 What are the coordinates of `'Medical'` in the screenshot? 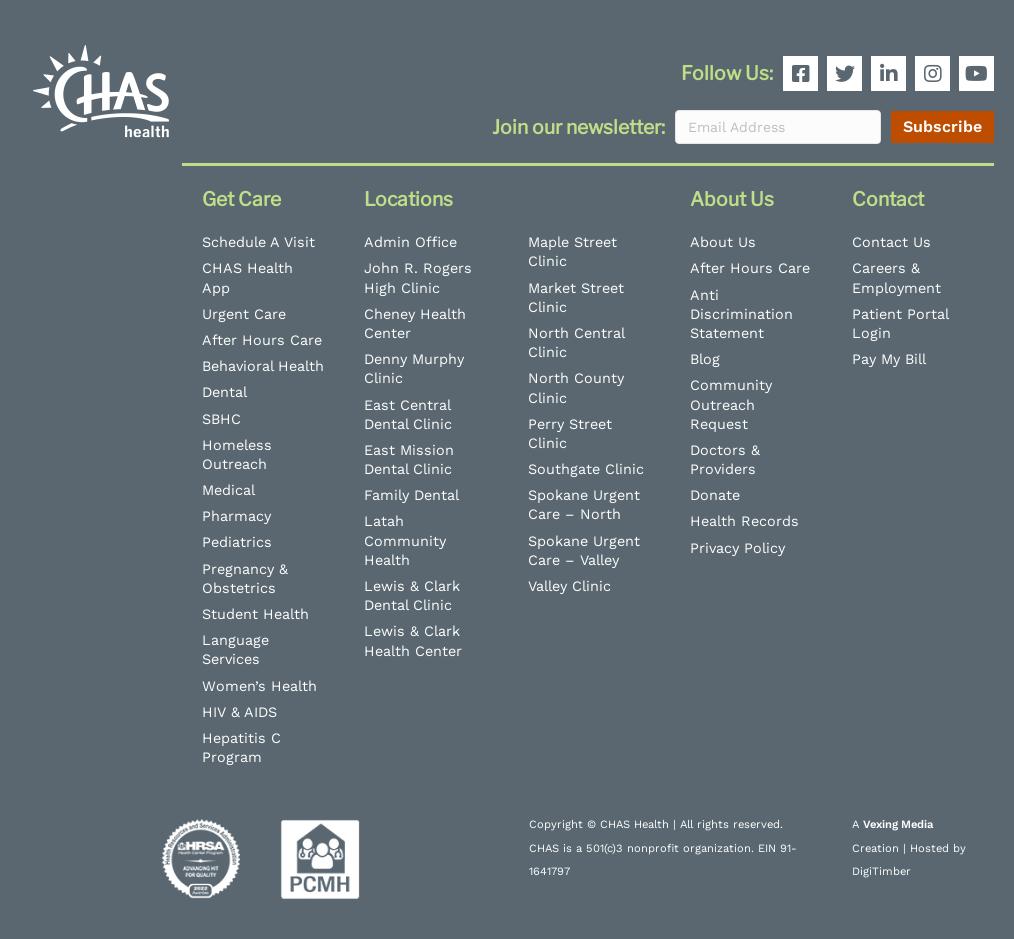 It's located at (200, 488).